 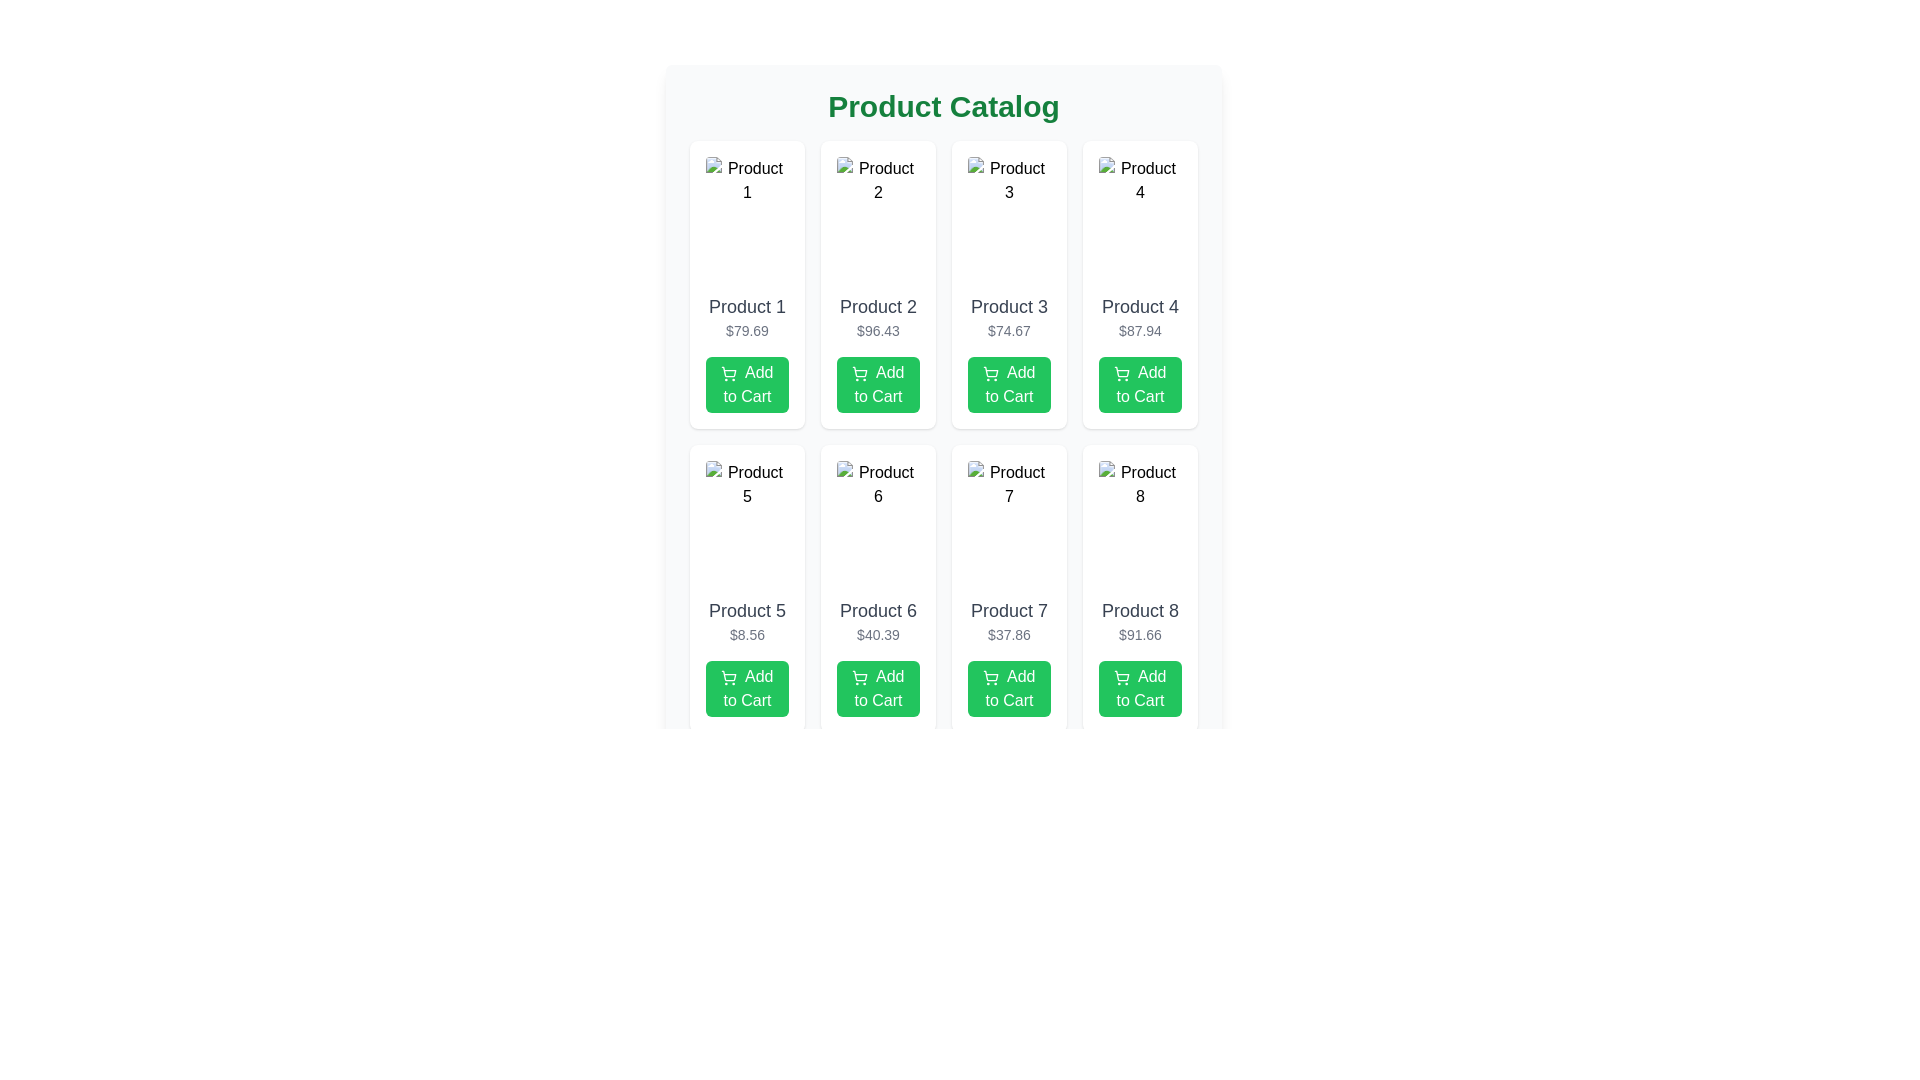 I want to click on the 'Add to Cart' button located in the second product card of the grid, which features the icon indicating the function, so click(x=860, y=371).